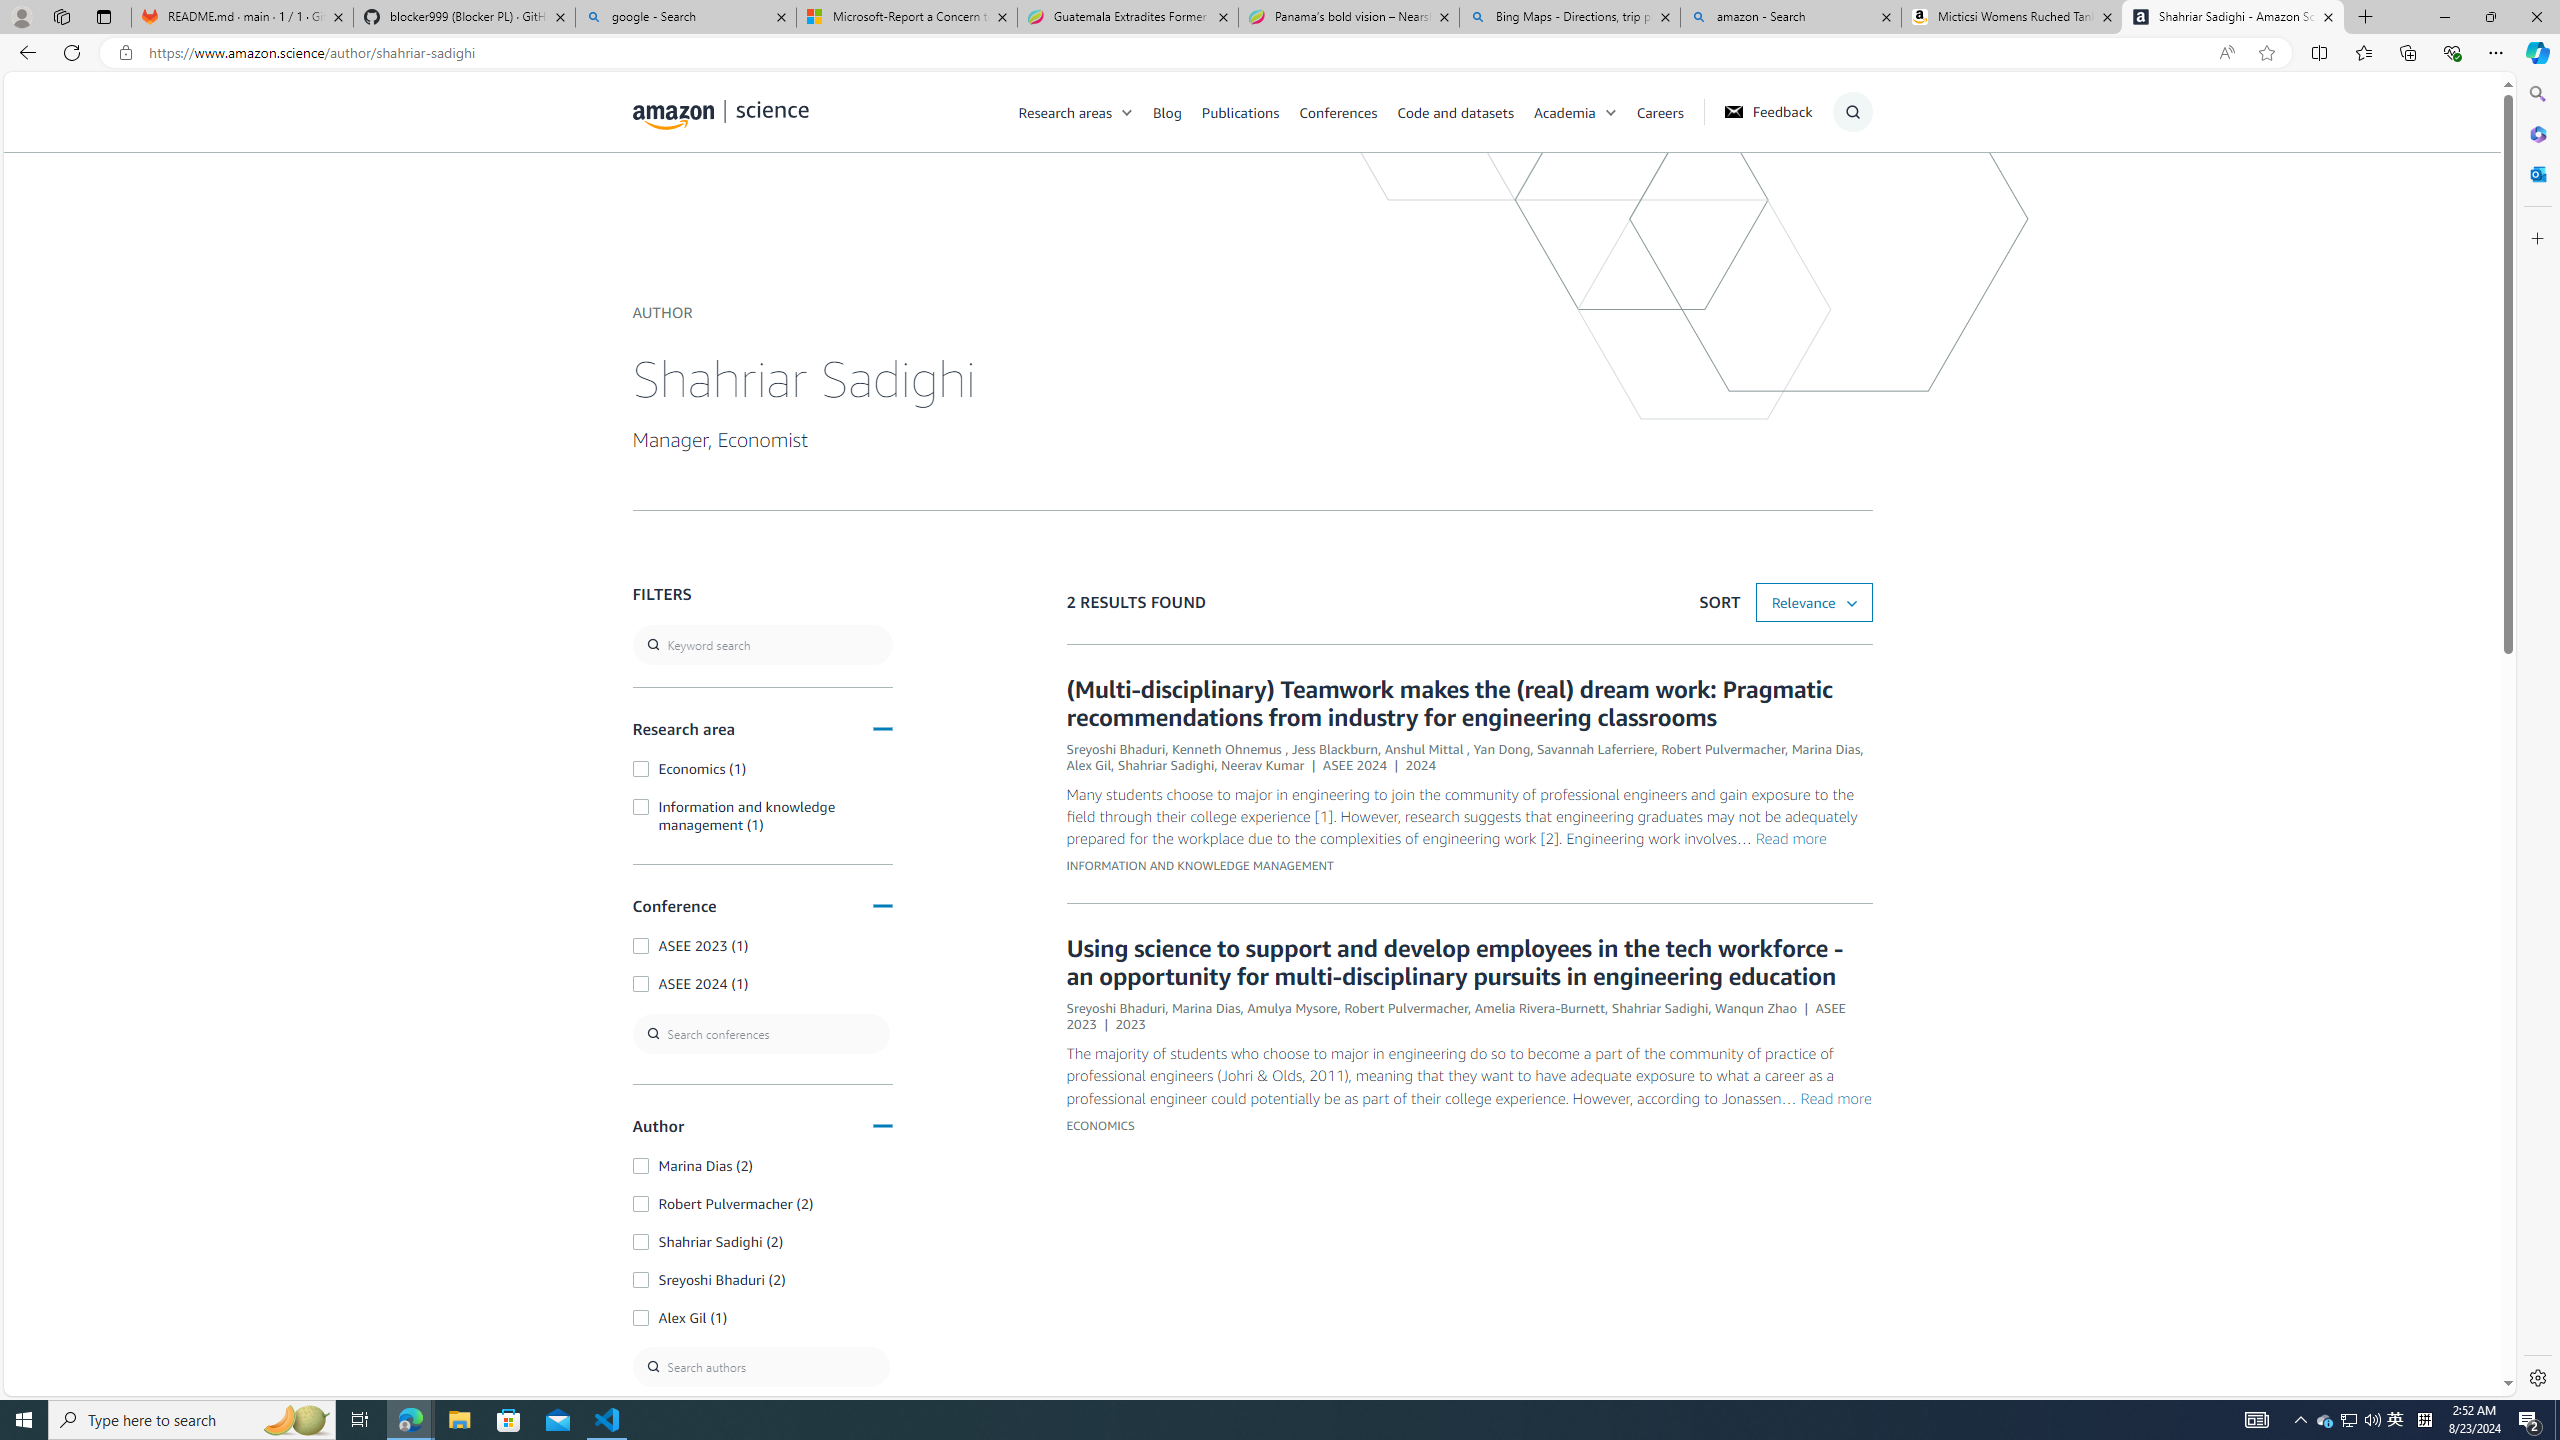 The image size is (2560, 1440). What do you see at coordinates (655, 191) in the screenshot?
I see `'Class: icon-magnify'` at bounding box center [655, 191].